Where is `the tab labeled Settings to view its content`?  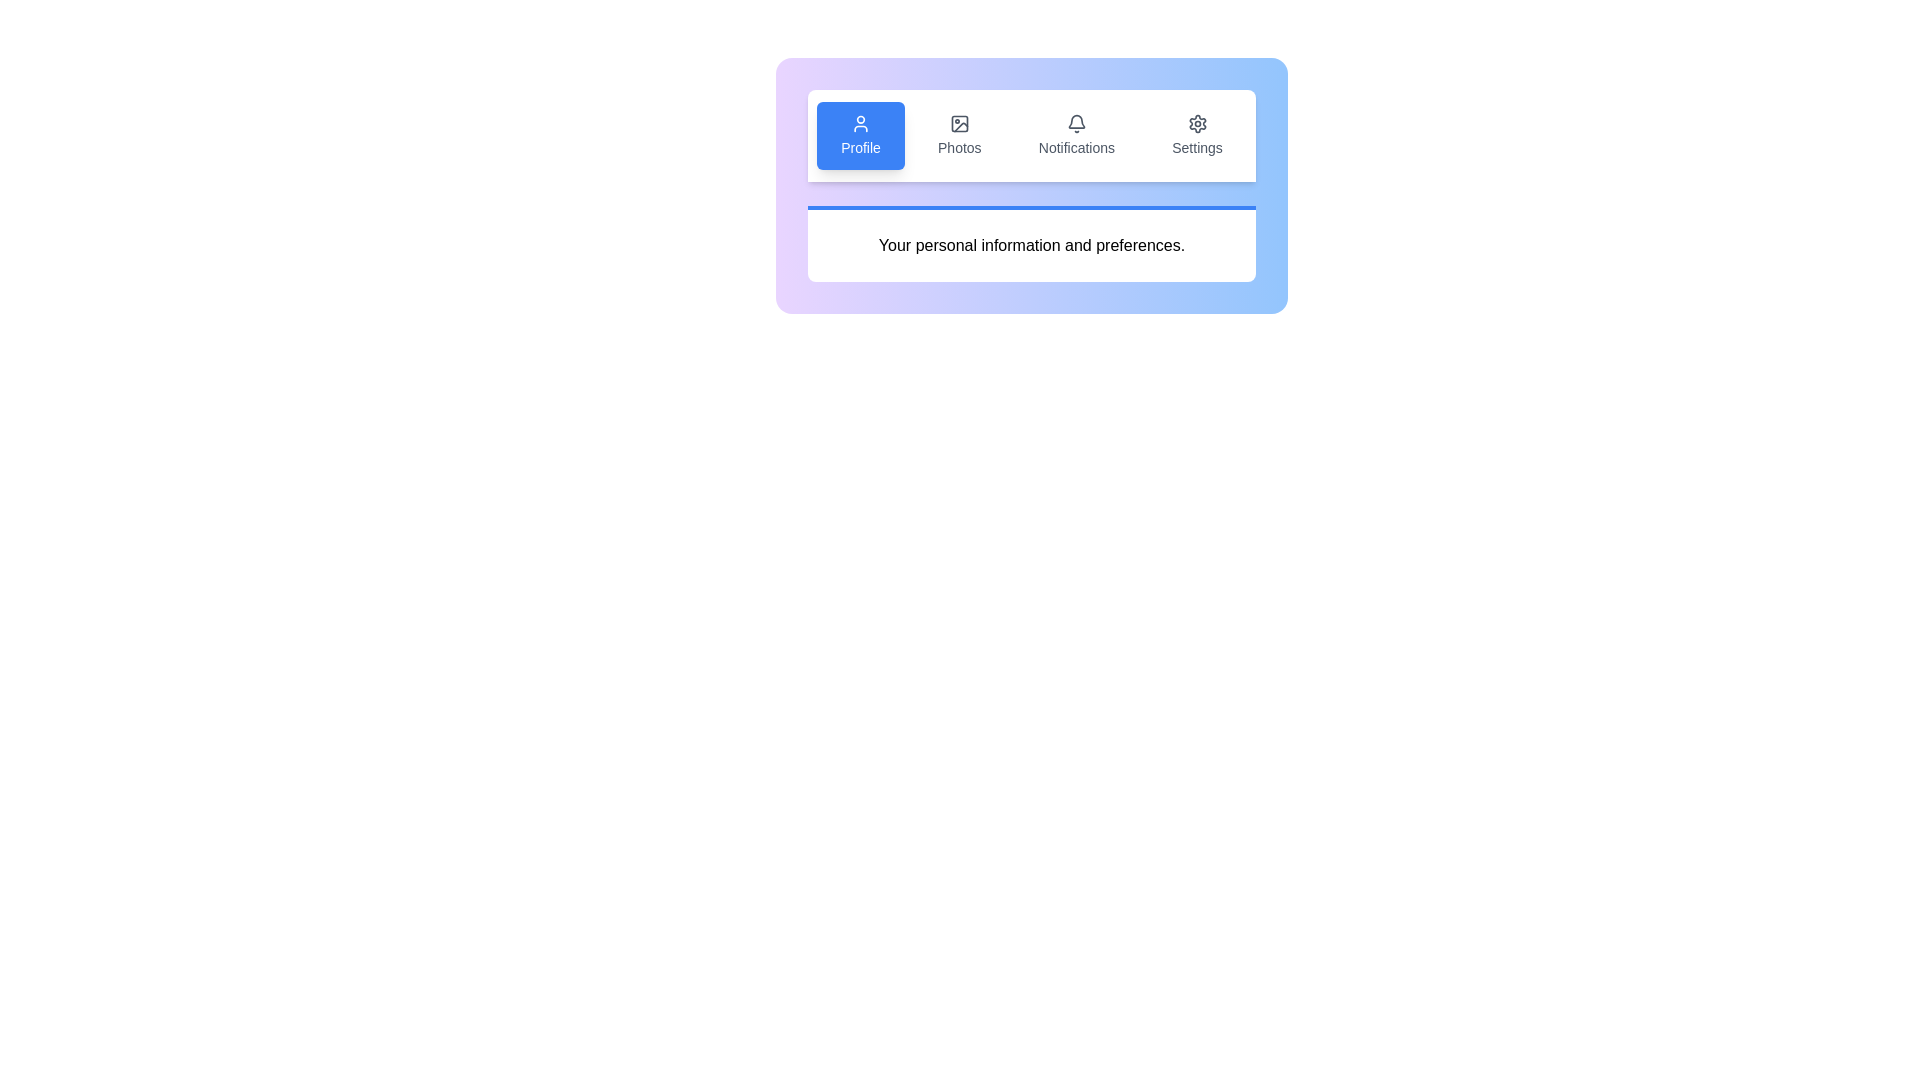 the tab labeled Settings to view its content is located at coordinates (1197, 135).